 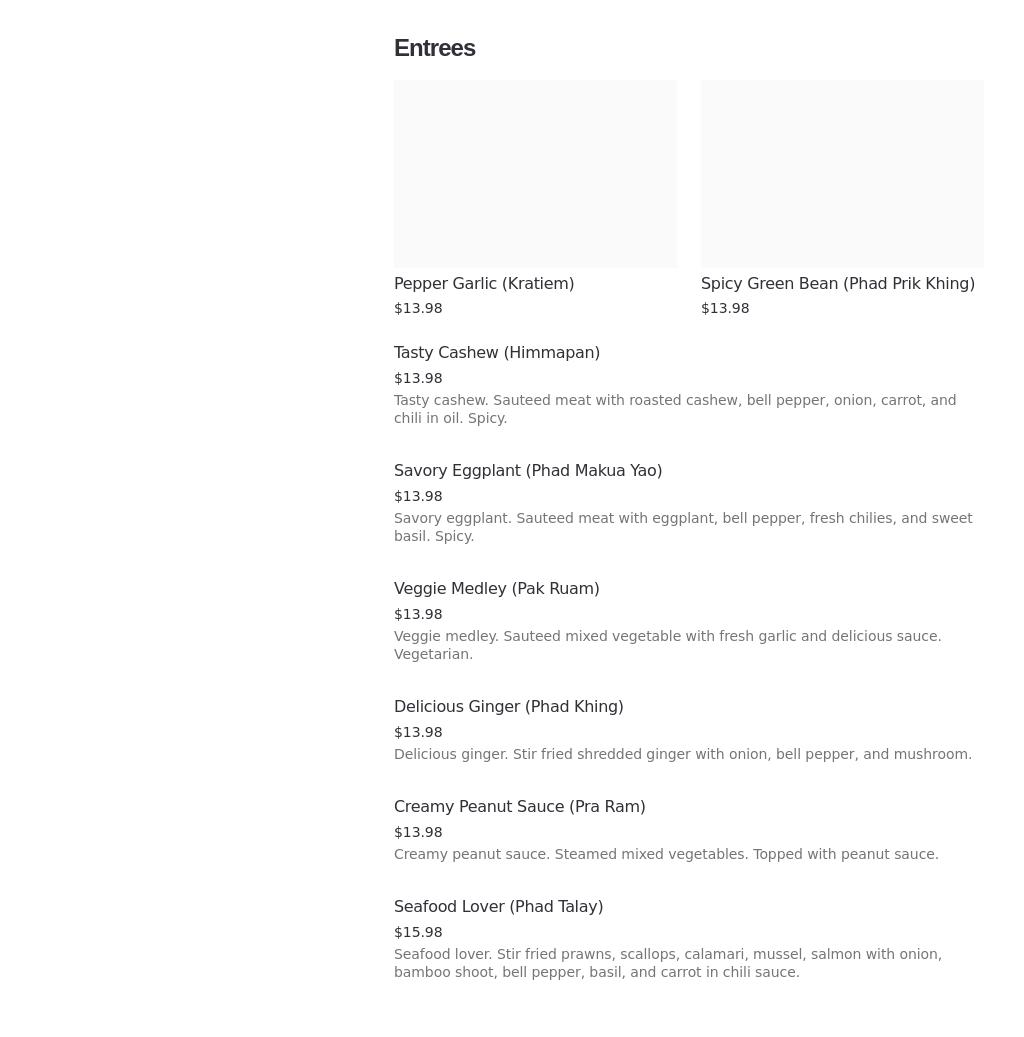 What do you see at coordinates (434, 46) in the screenshot?
I see `'Entrees'` at bounding box center [434, 46].